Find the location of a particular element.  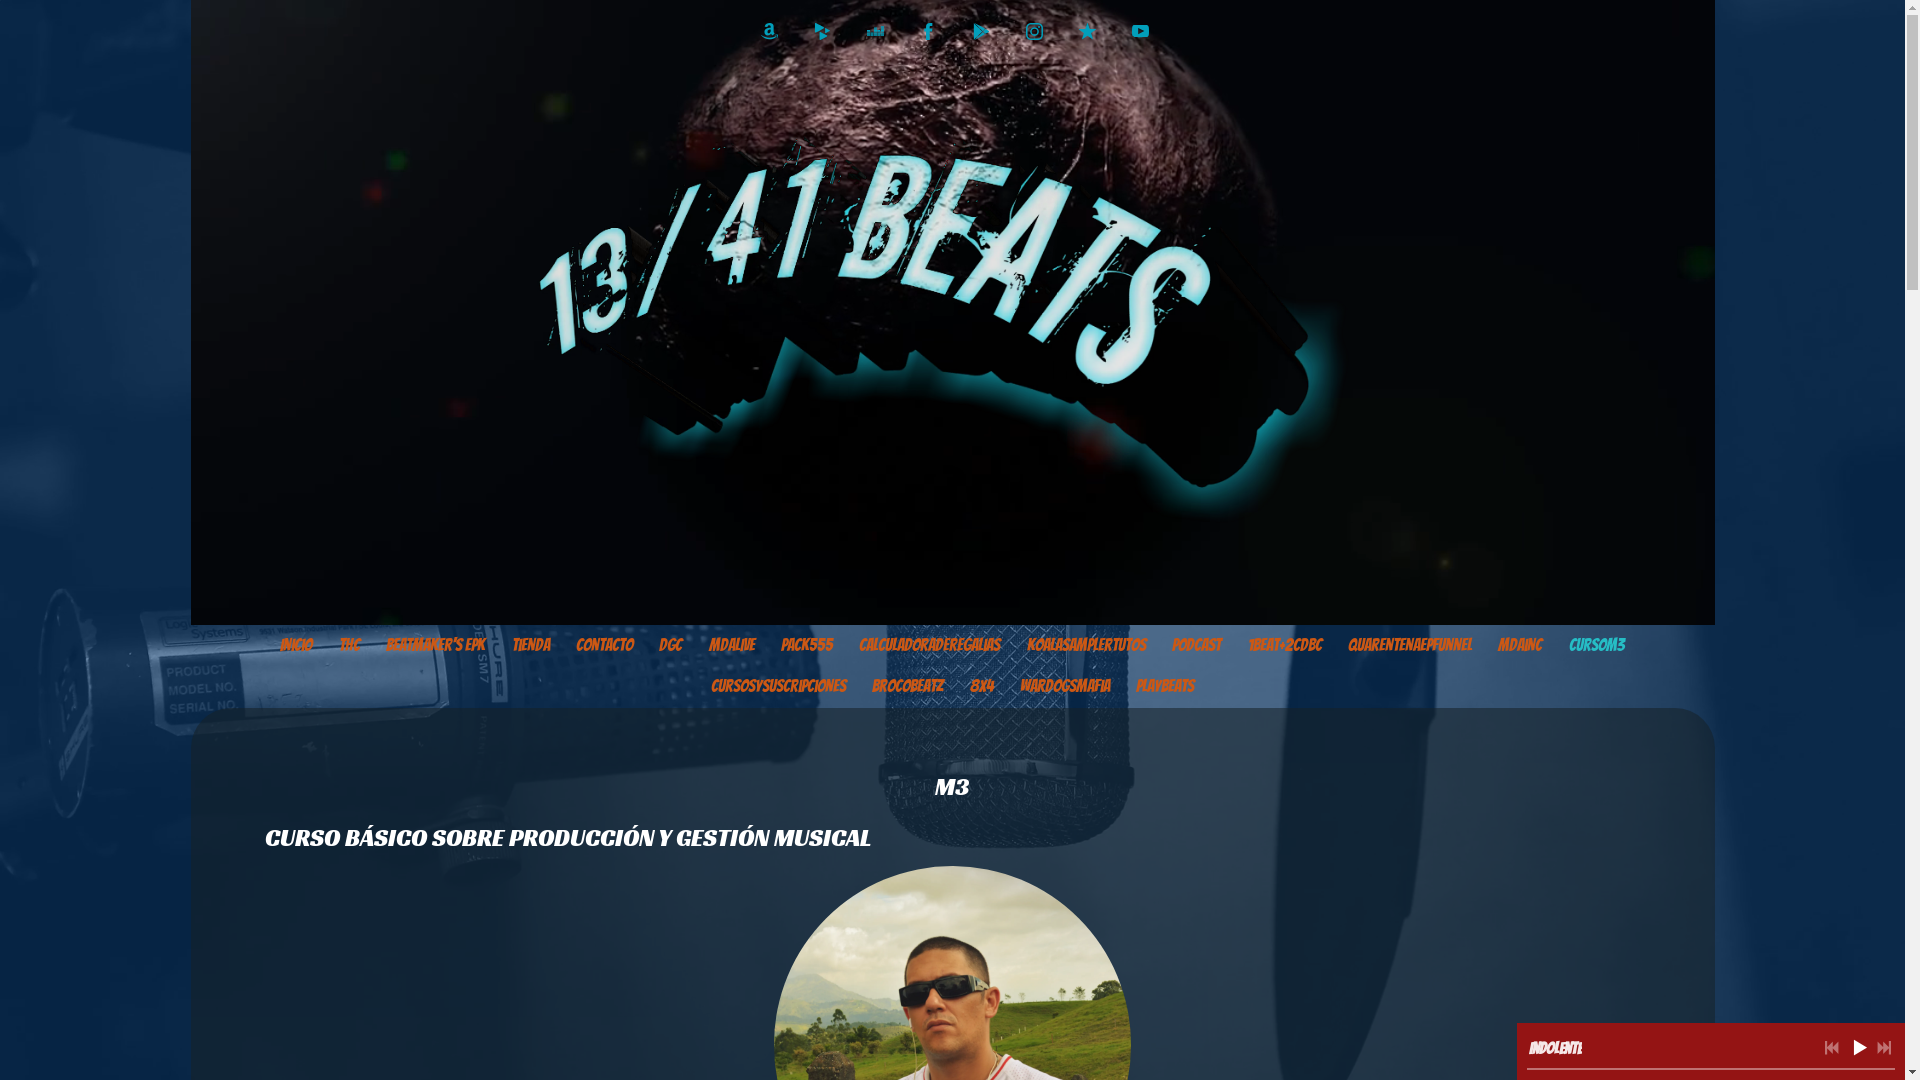

'BrocoBeatz' is located at coordinates (906, 685).